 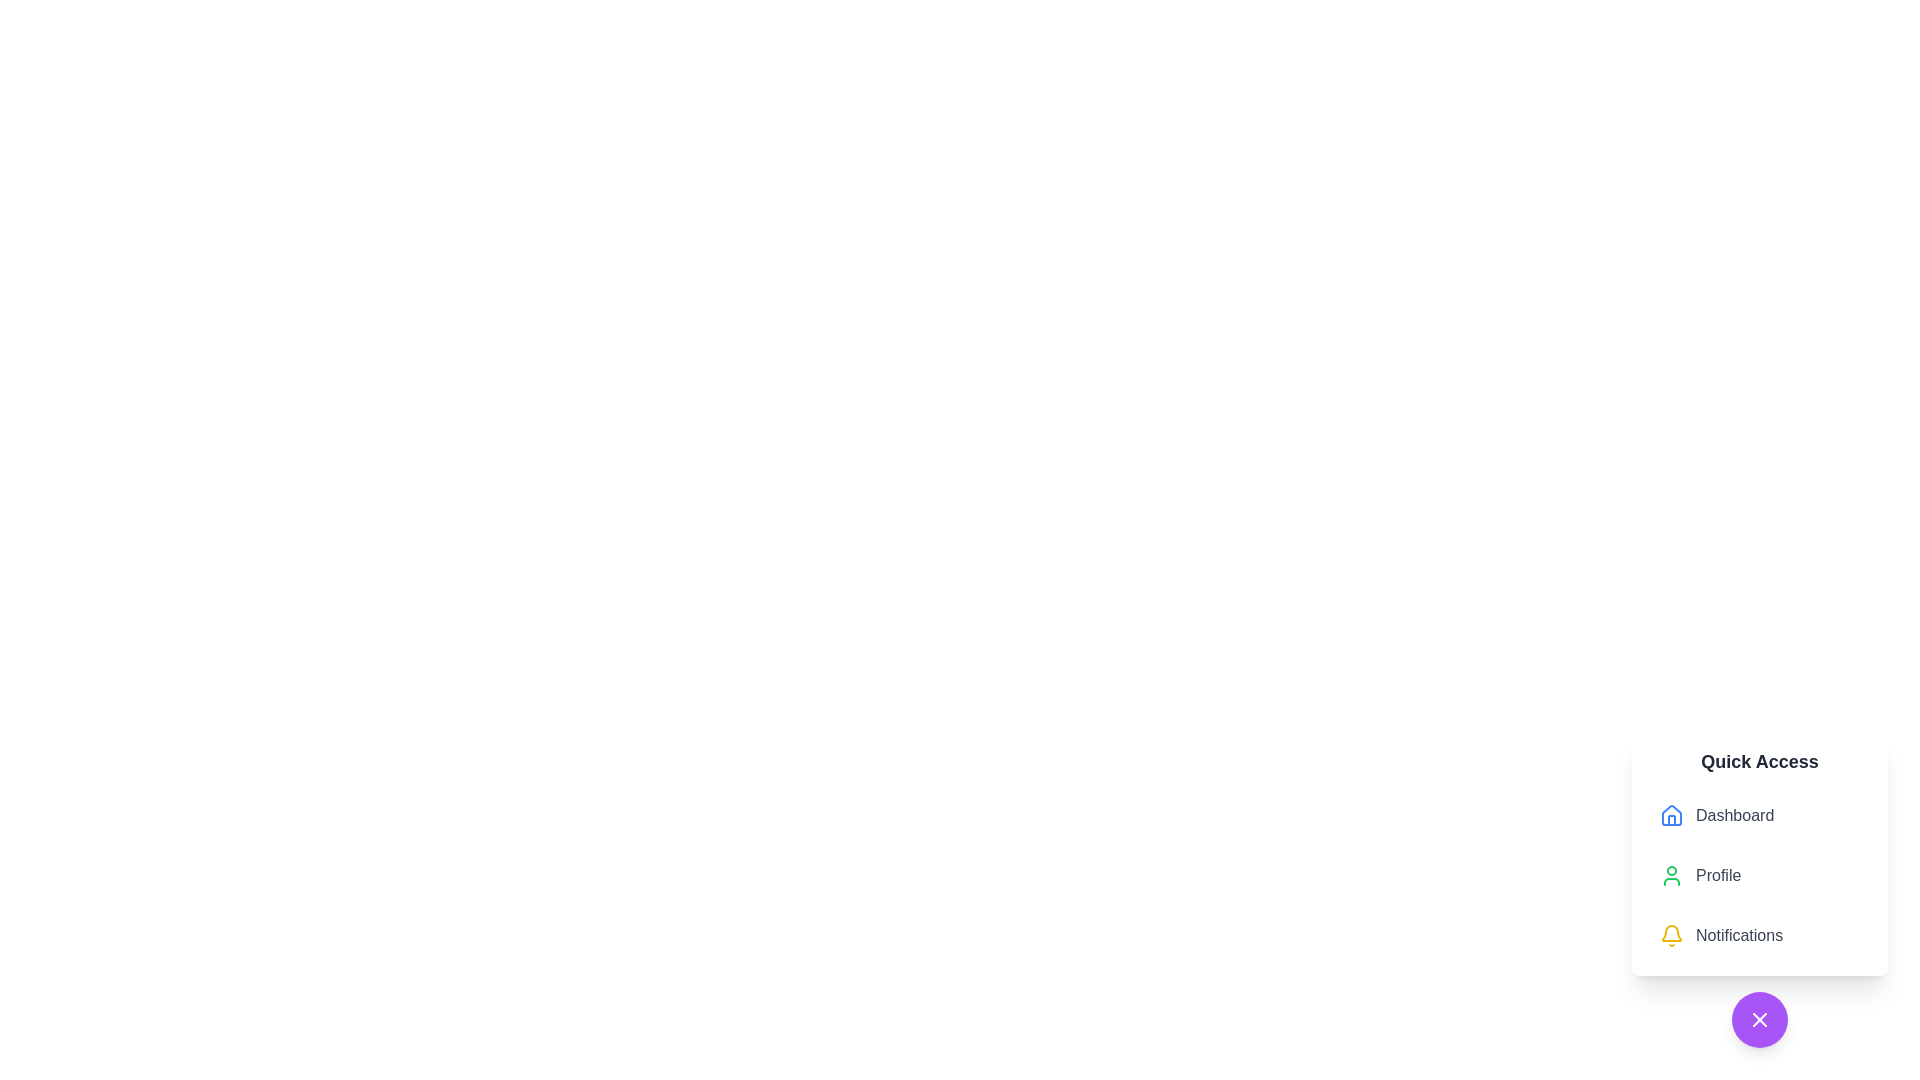 What do you see at coordinates (1760, 874) in the screenshot?
I see `the 'Profile' button, which is the second item in the 'Quick Access' section` at bounding box center [1760, 874].